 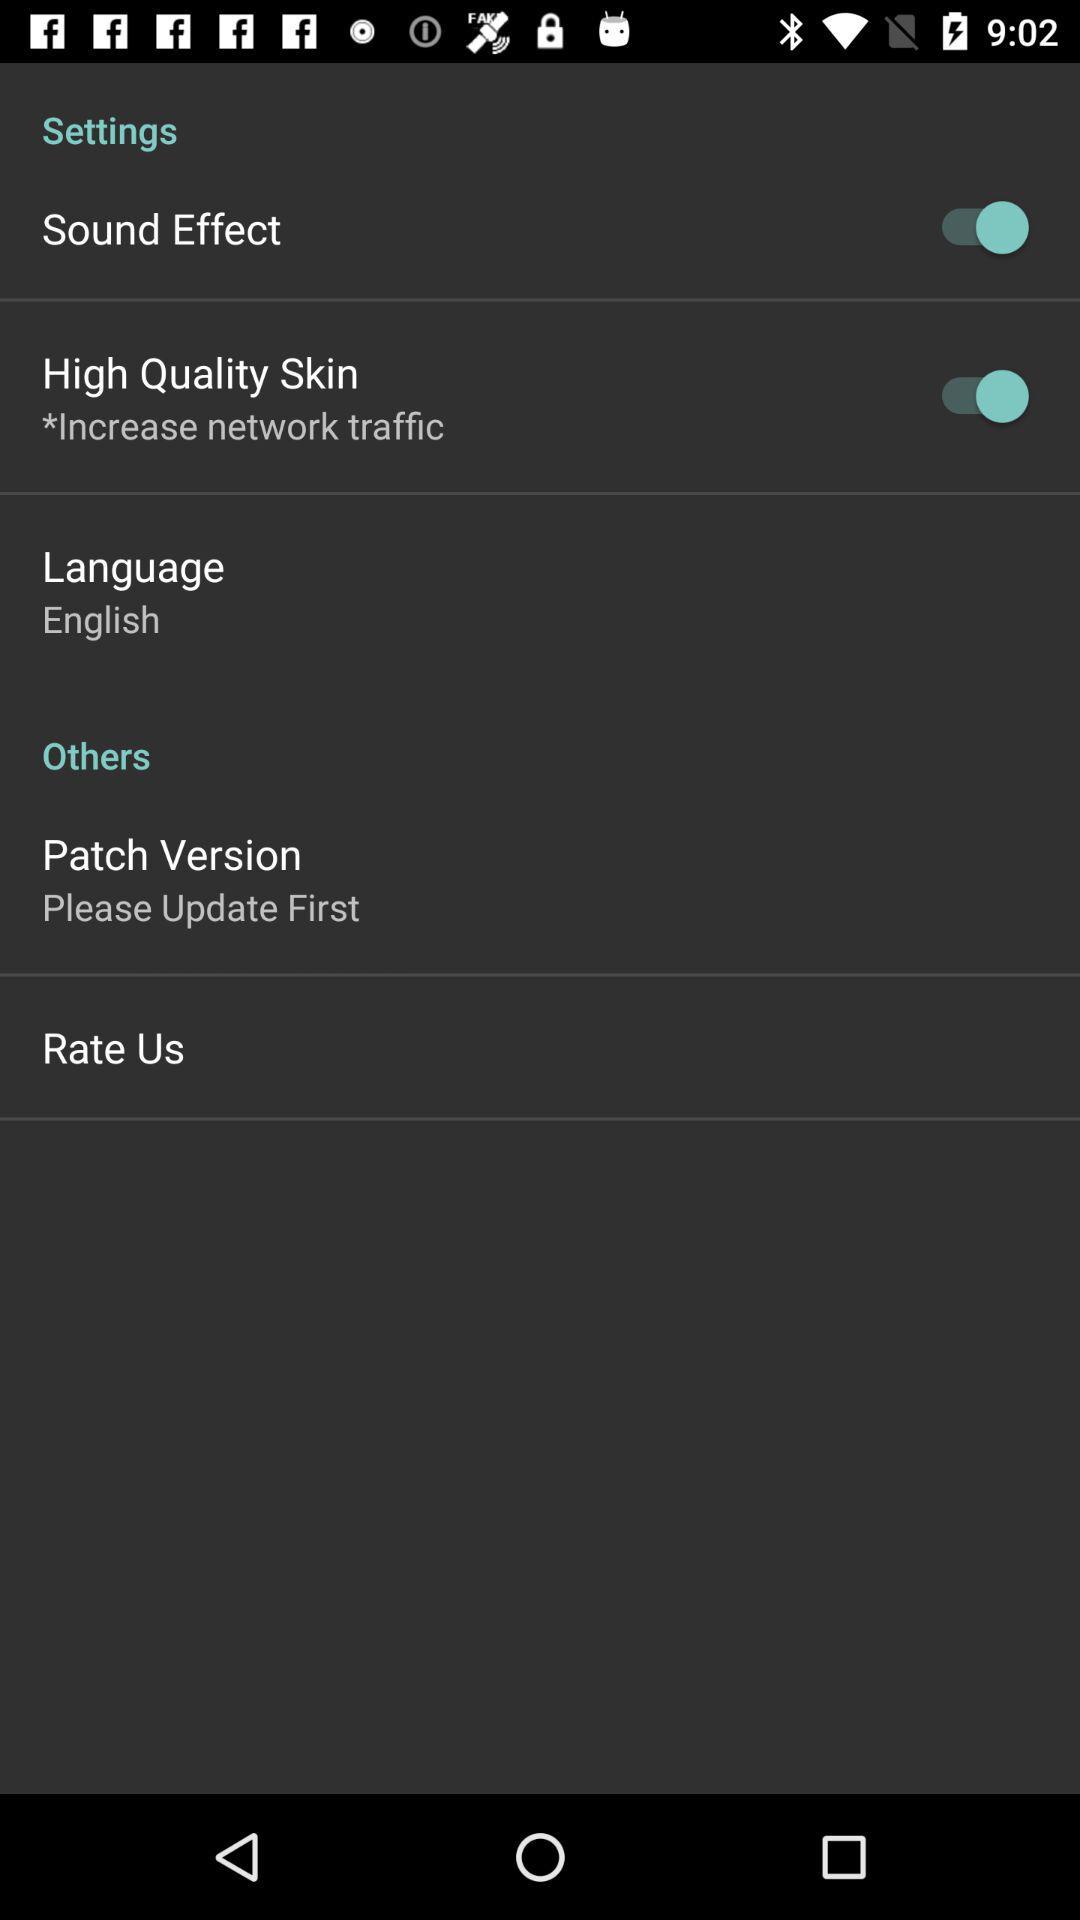 What do you see at coordinates (200, 372) in the screenshot?
I see `item above *increase network traffic icon` at bounding box center [200, 372].